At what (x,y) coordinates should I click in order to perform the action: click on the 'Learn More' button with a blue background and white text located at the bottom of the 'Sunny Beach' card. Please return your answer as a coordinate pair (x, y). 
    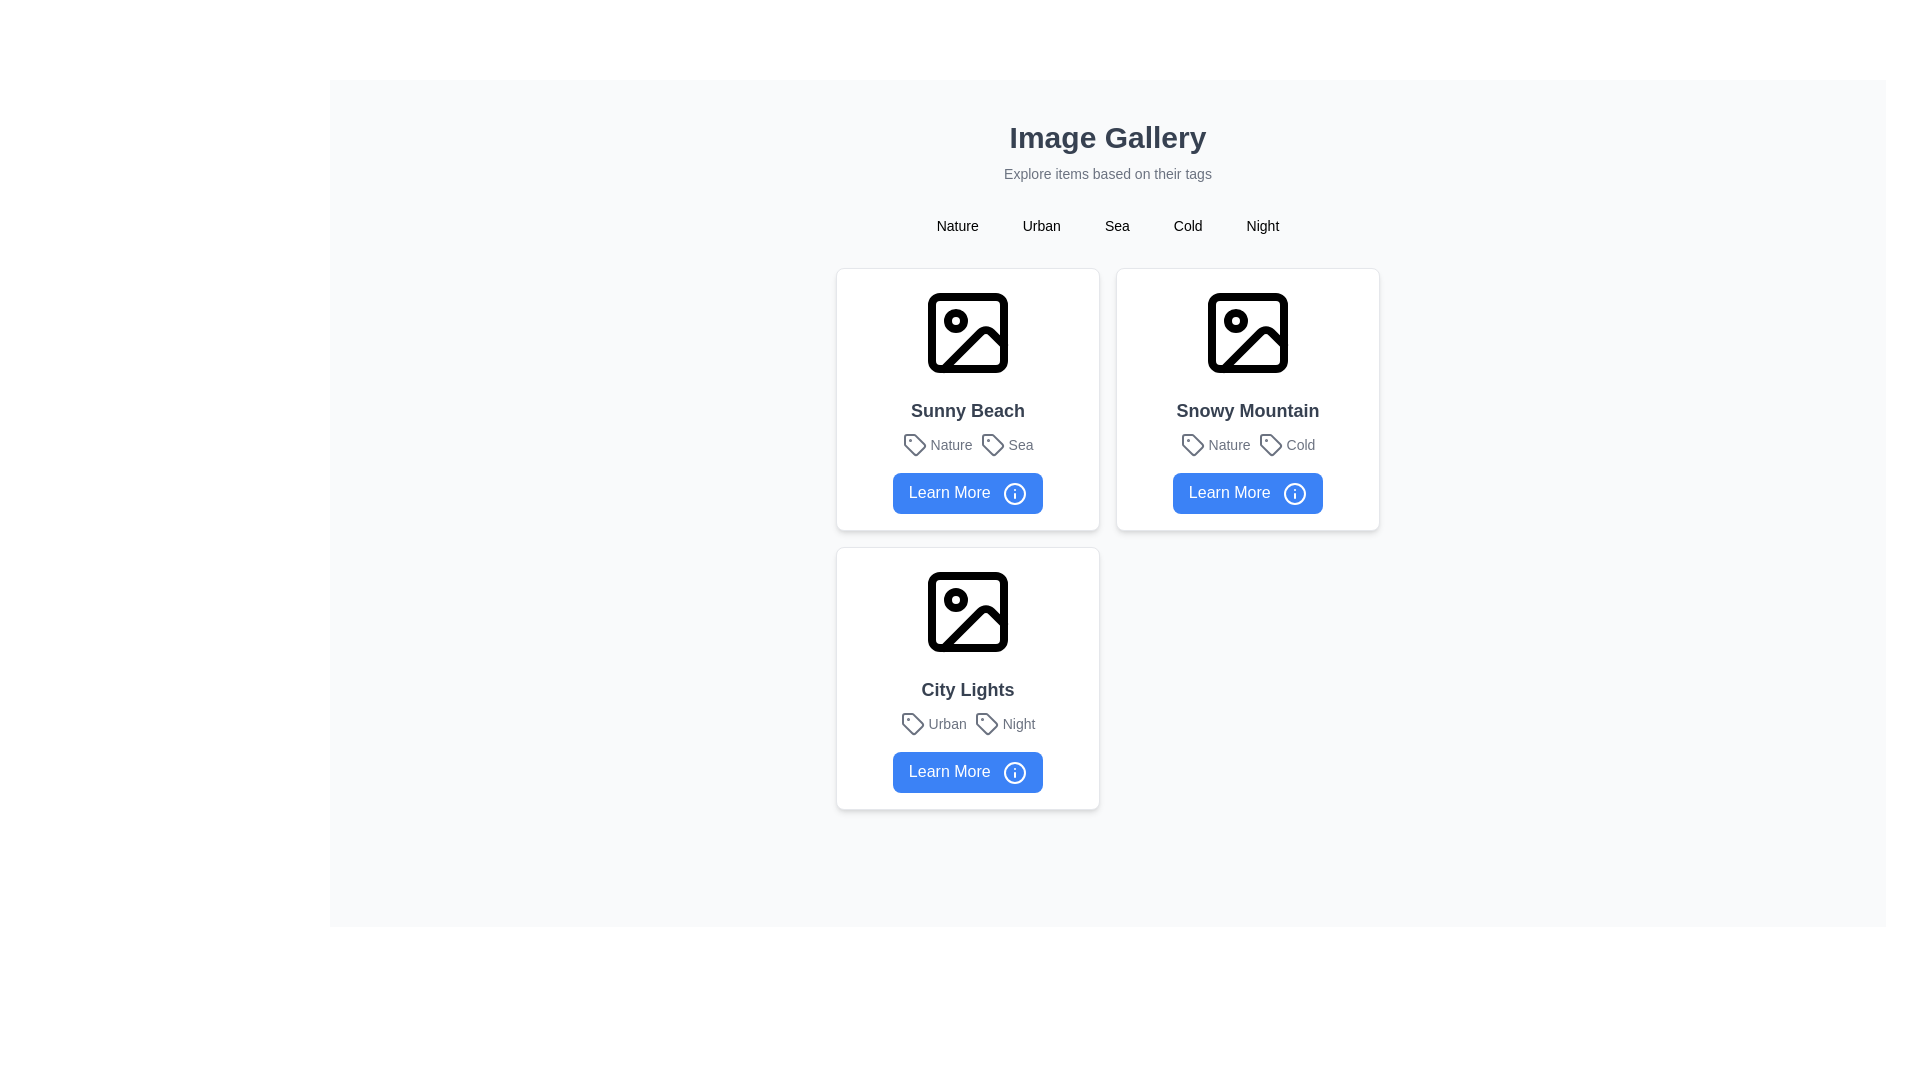
    Looking at the image, I should click on (968, 493).